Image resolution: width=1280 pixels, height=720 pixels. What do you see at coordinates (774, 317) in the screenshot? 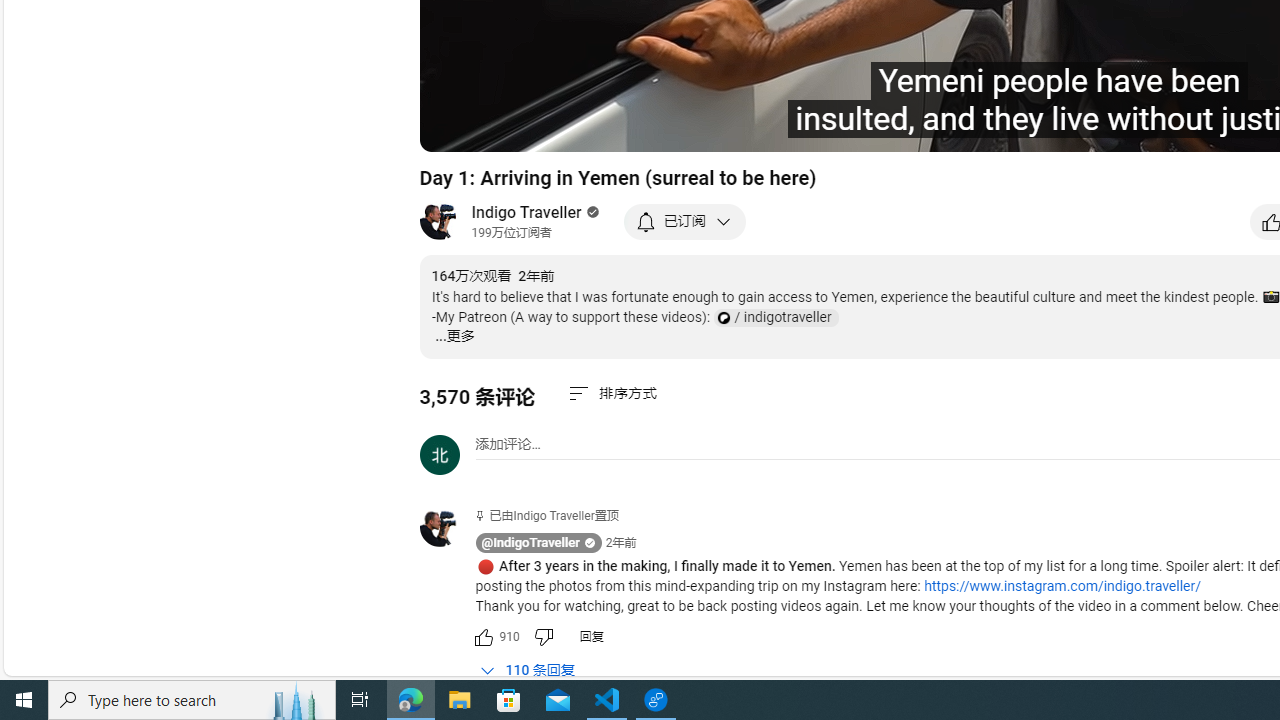
I see `'Patreon Channel Link: indigotraveller'` at bounding box center [774, 317].